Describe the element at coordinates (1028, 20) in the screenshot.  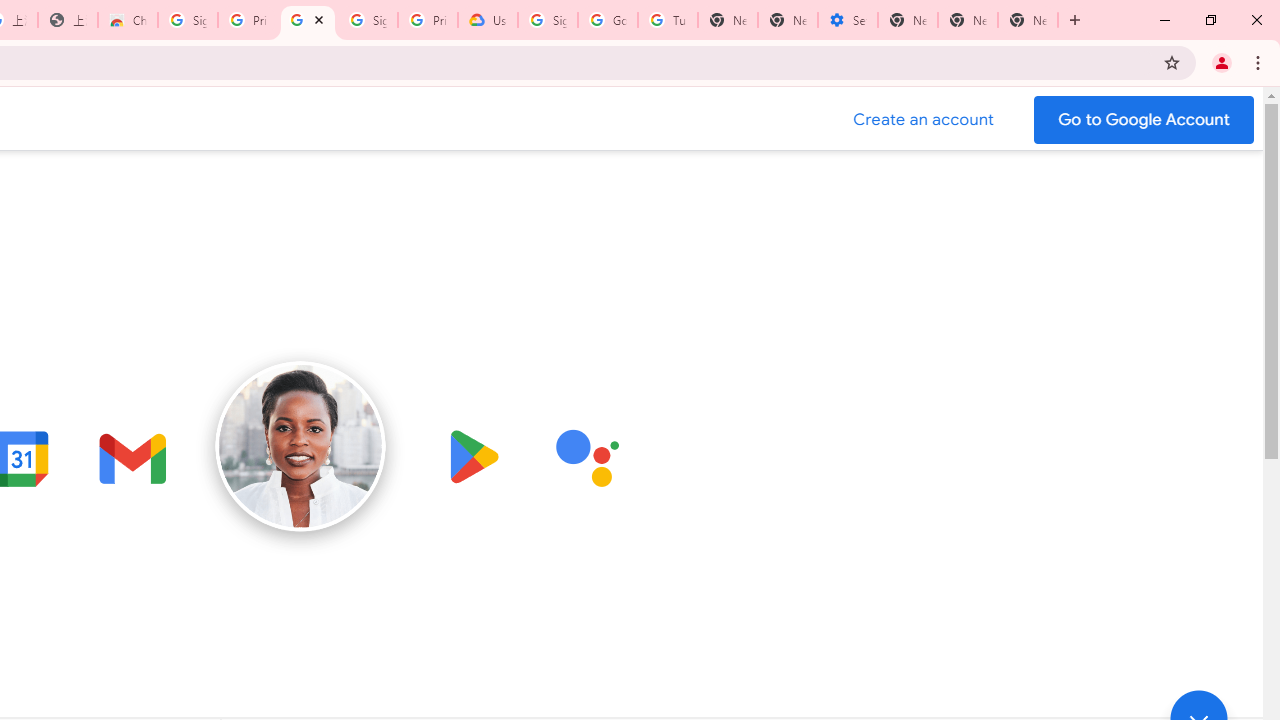
I see `'New Tab'` at that location.